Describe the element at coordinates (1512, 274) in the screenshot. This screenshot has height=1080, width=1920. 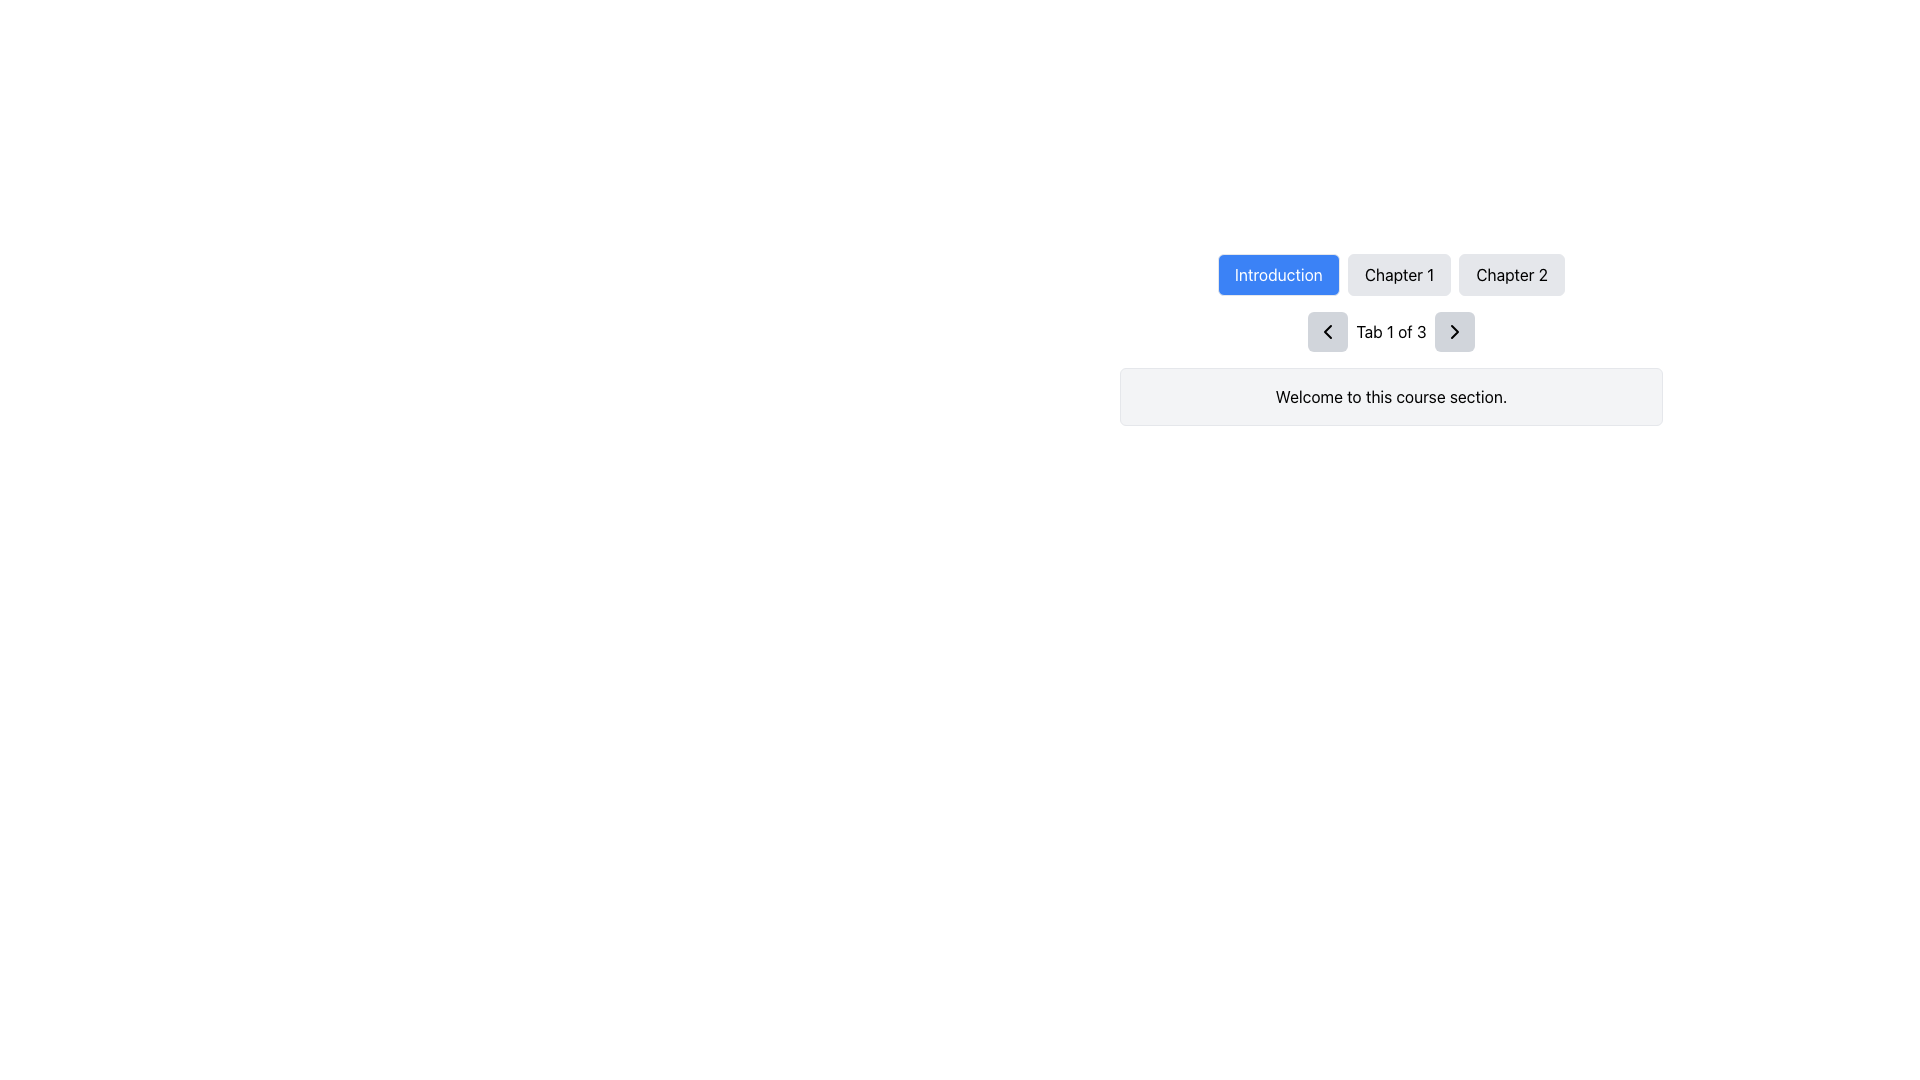
I see `the 'Chapter 2' navigation button, which is the rightmost button in a sequence of three buttons labeled 'Introduction', 'Chapter 1', and 'Chapter 2'` at that location.